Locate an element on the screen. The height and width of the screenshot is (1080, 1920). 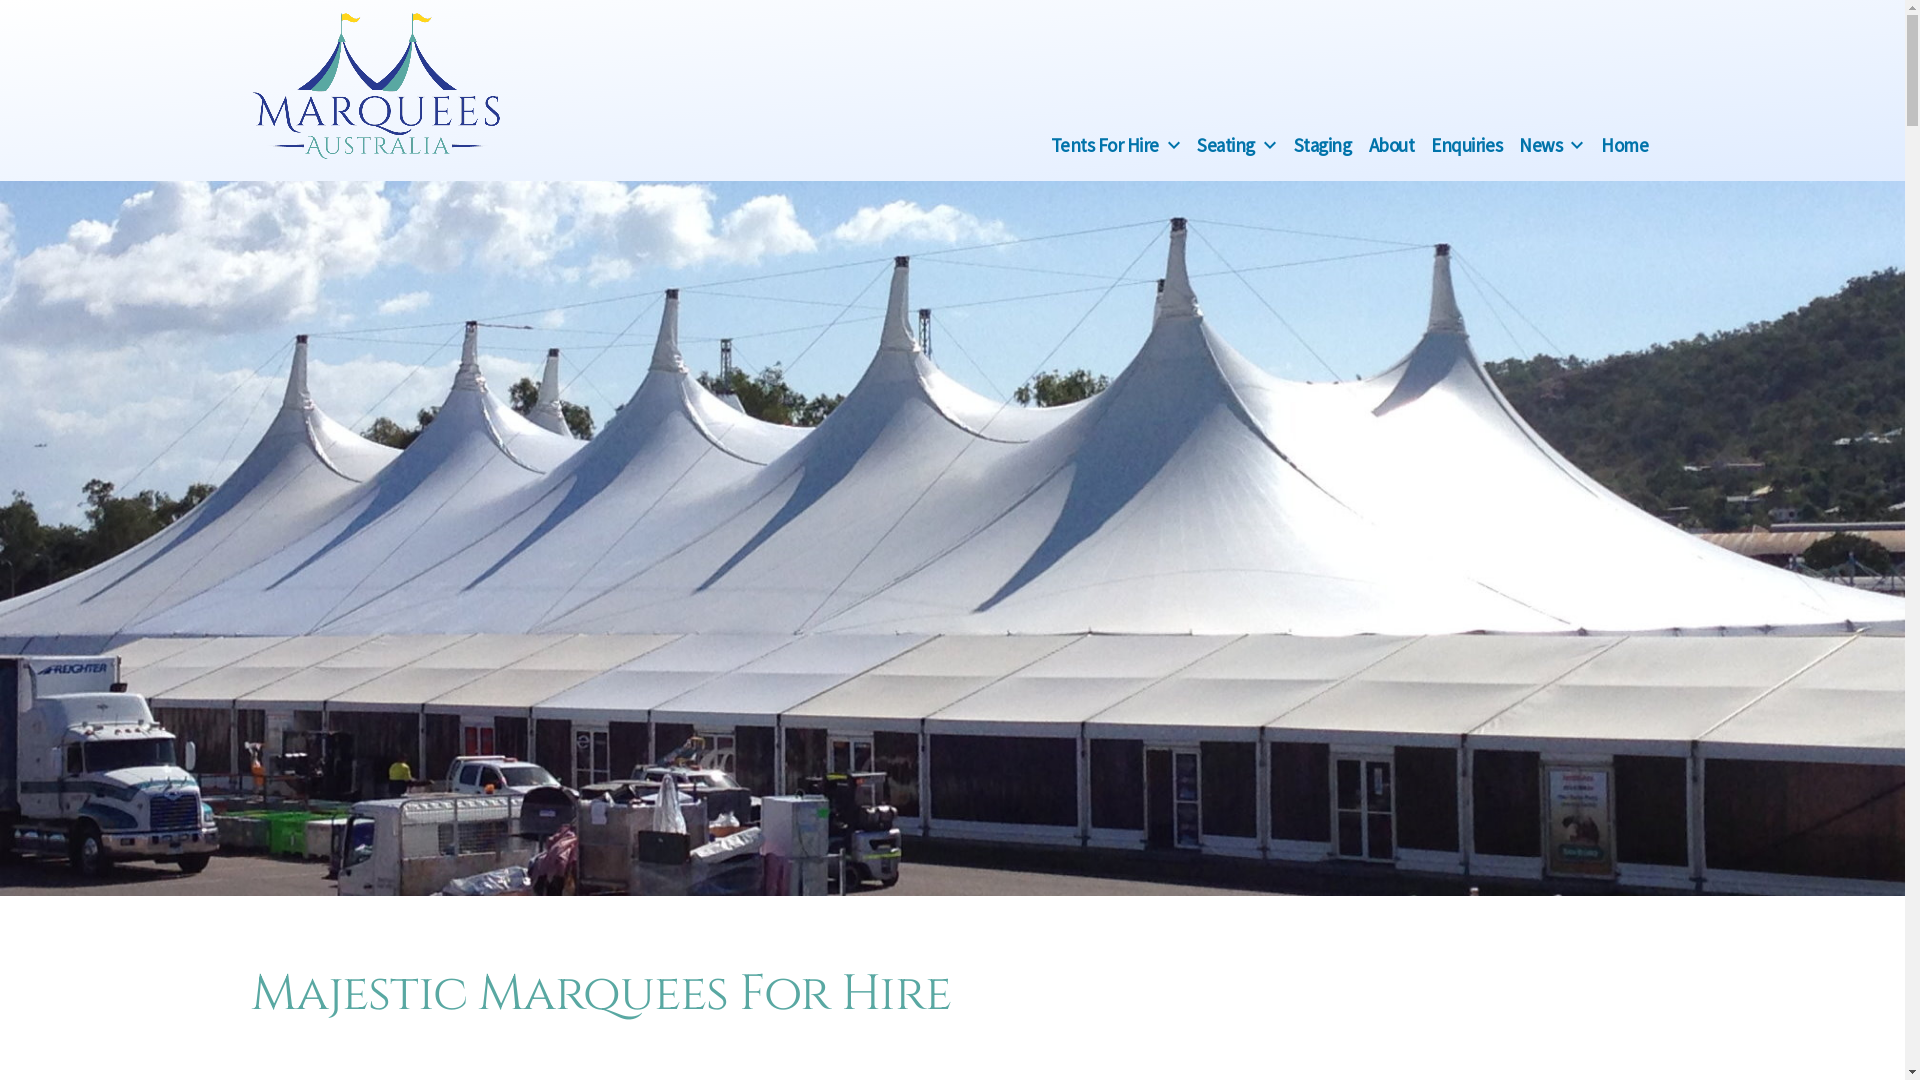
'Enquiries' is located at coordinates (1466, 142).